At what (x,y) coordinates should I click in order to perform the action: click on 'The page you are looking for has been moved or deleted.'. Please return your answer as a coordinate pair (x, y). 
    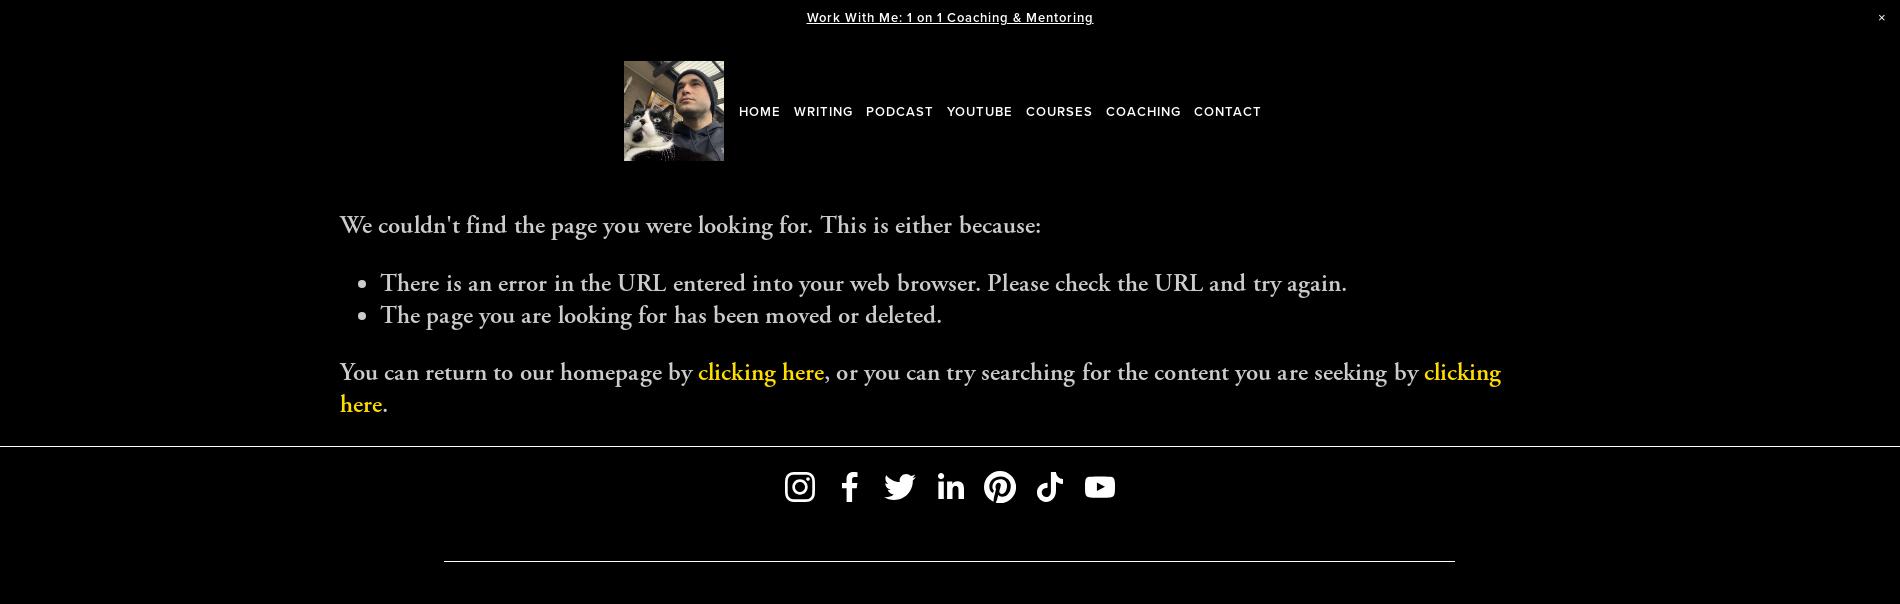
    Looking at the image, I should click on (660, 316).